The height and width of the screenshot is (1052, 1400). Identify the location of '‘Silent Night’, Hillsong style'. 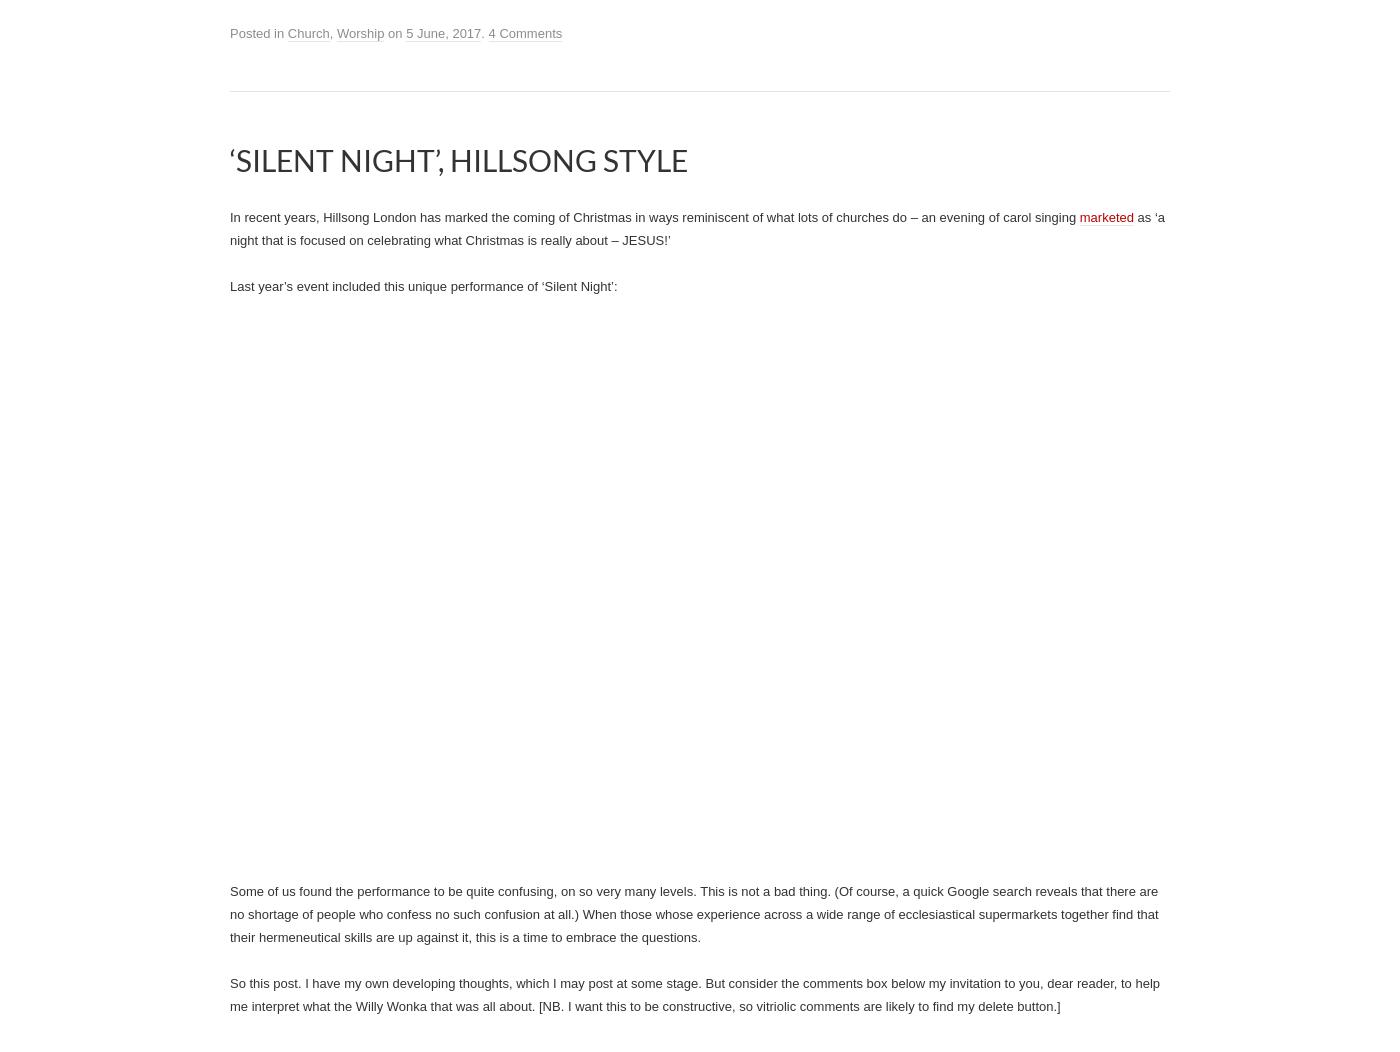
(459, 159).